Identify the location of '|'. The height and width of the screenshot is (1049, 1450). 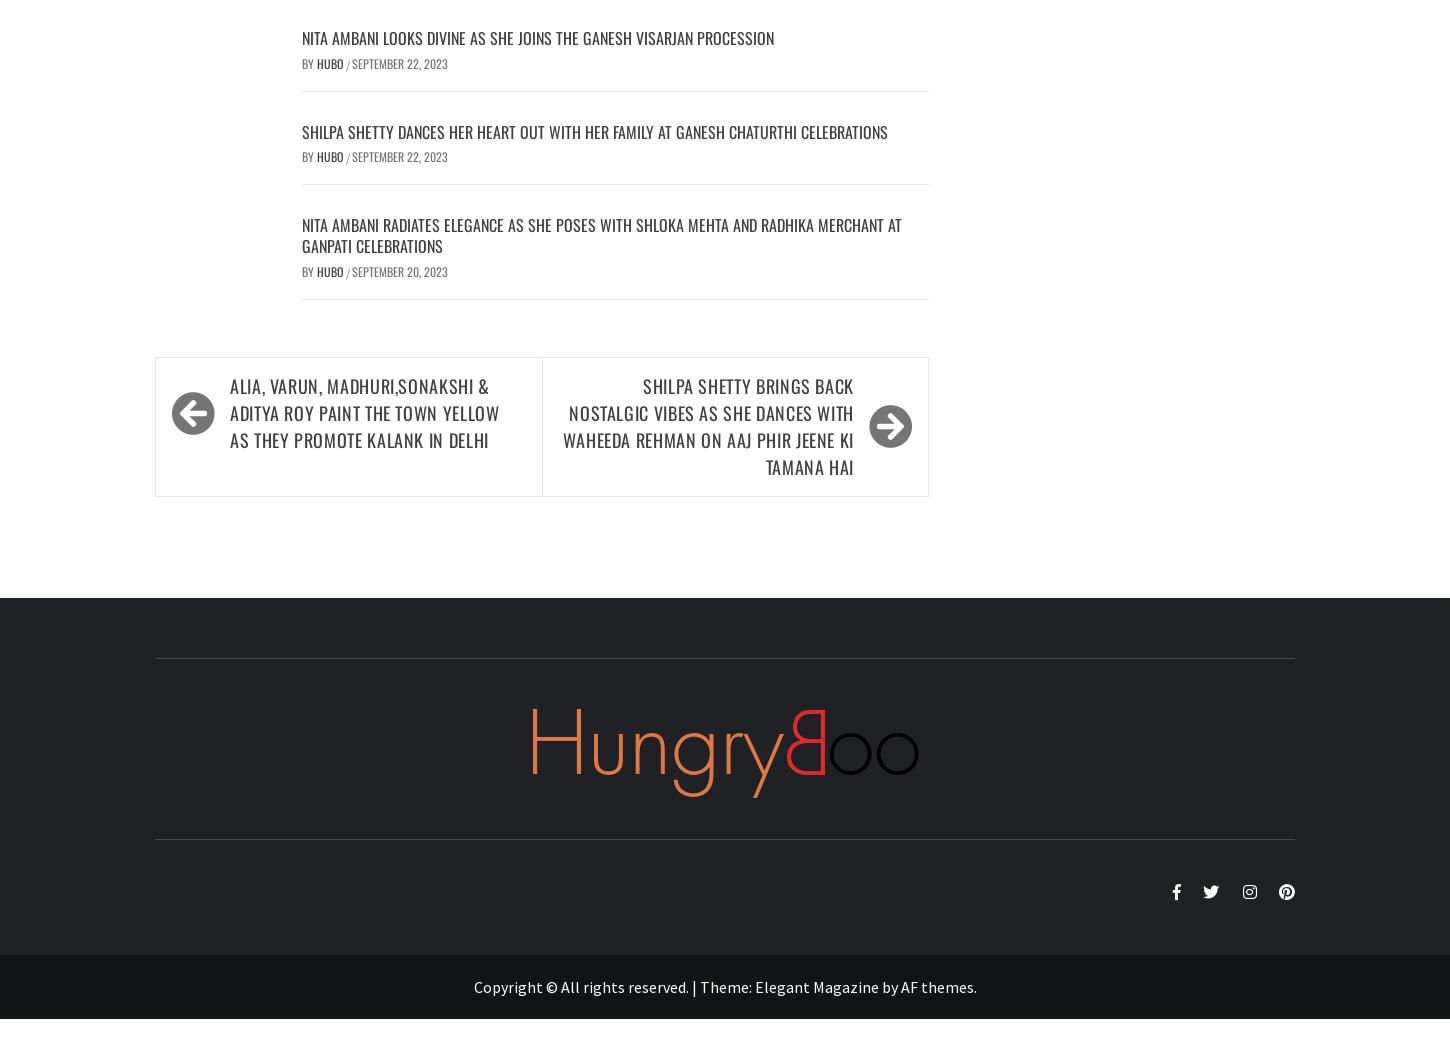
(693, 986).